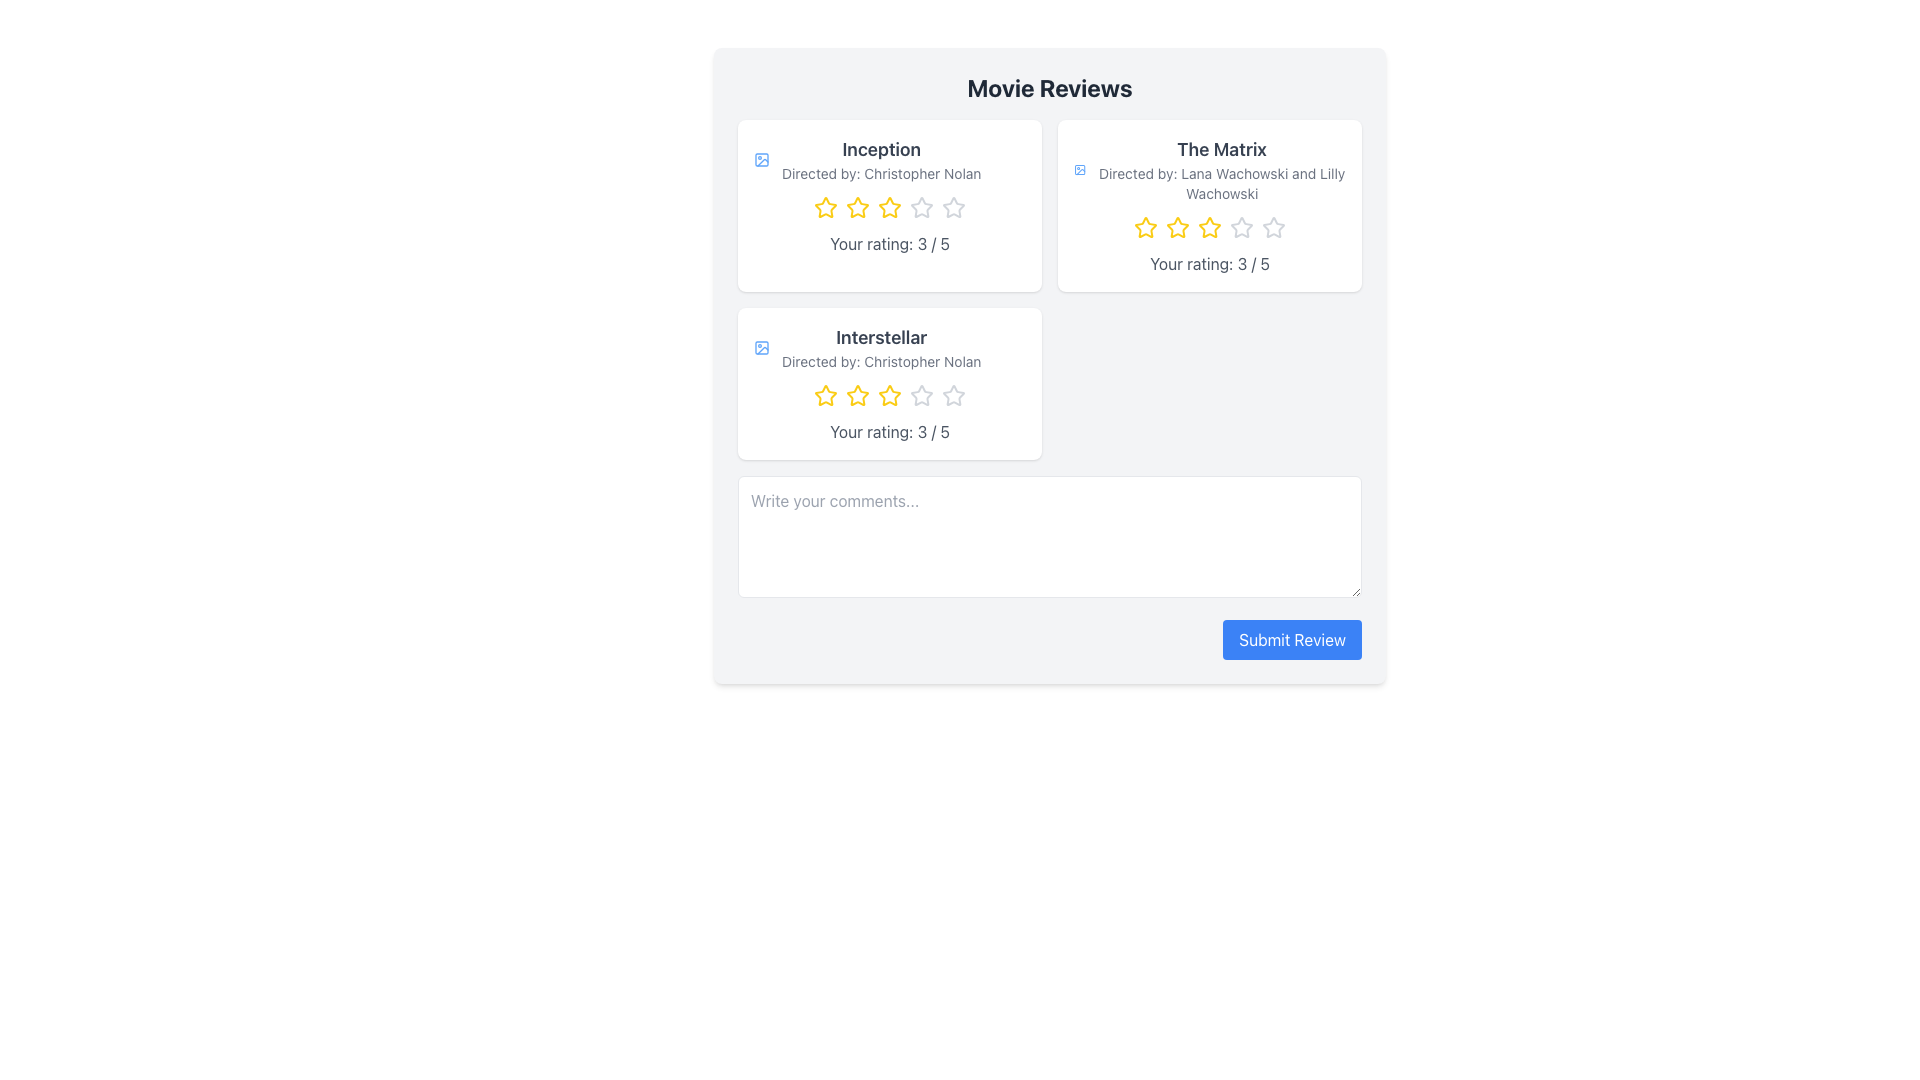 Image resolution: width=1920 pixels, height=1080 pixels. What do you see at coordinates (1208, 226) in the screenshot?
I see `the third star in the rating section of 'The Matrix' movie review to indicate a rating` at bounding box center [1208, 226].